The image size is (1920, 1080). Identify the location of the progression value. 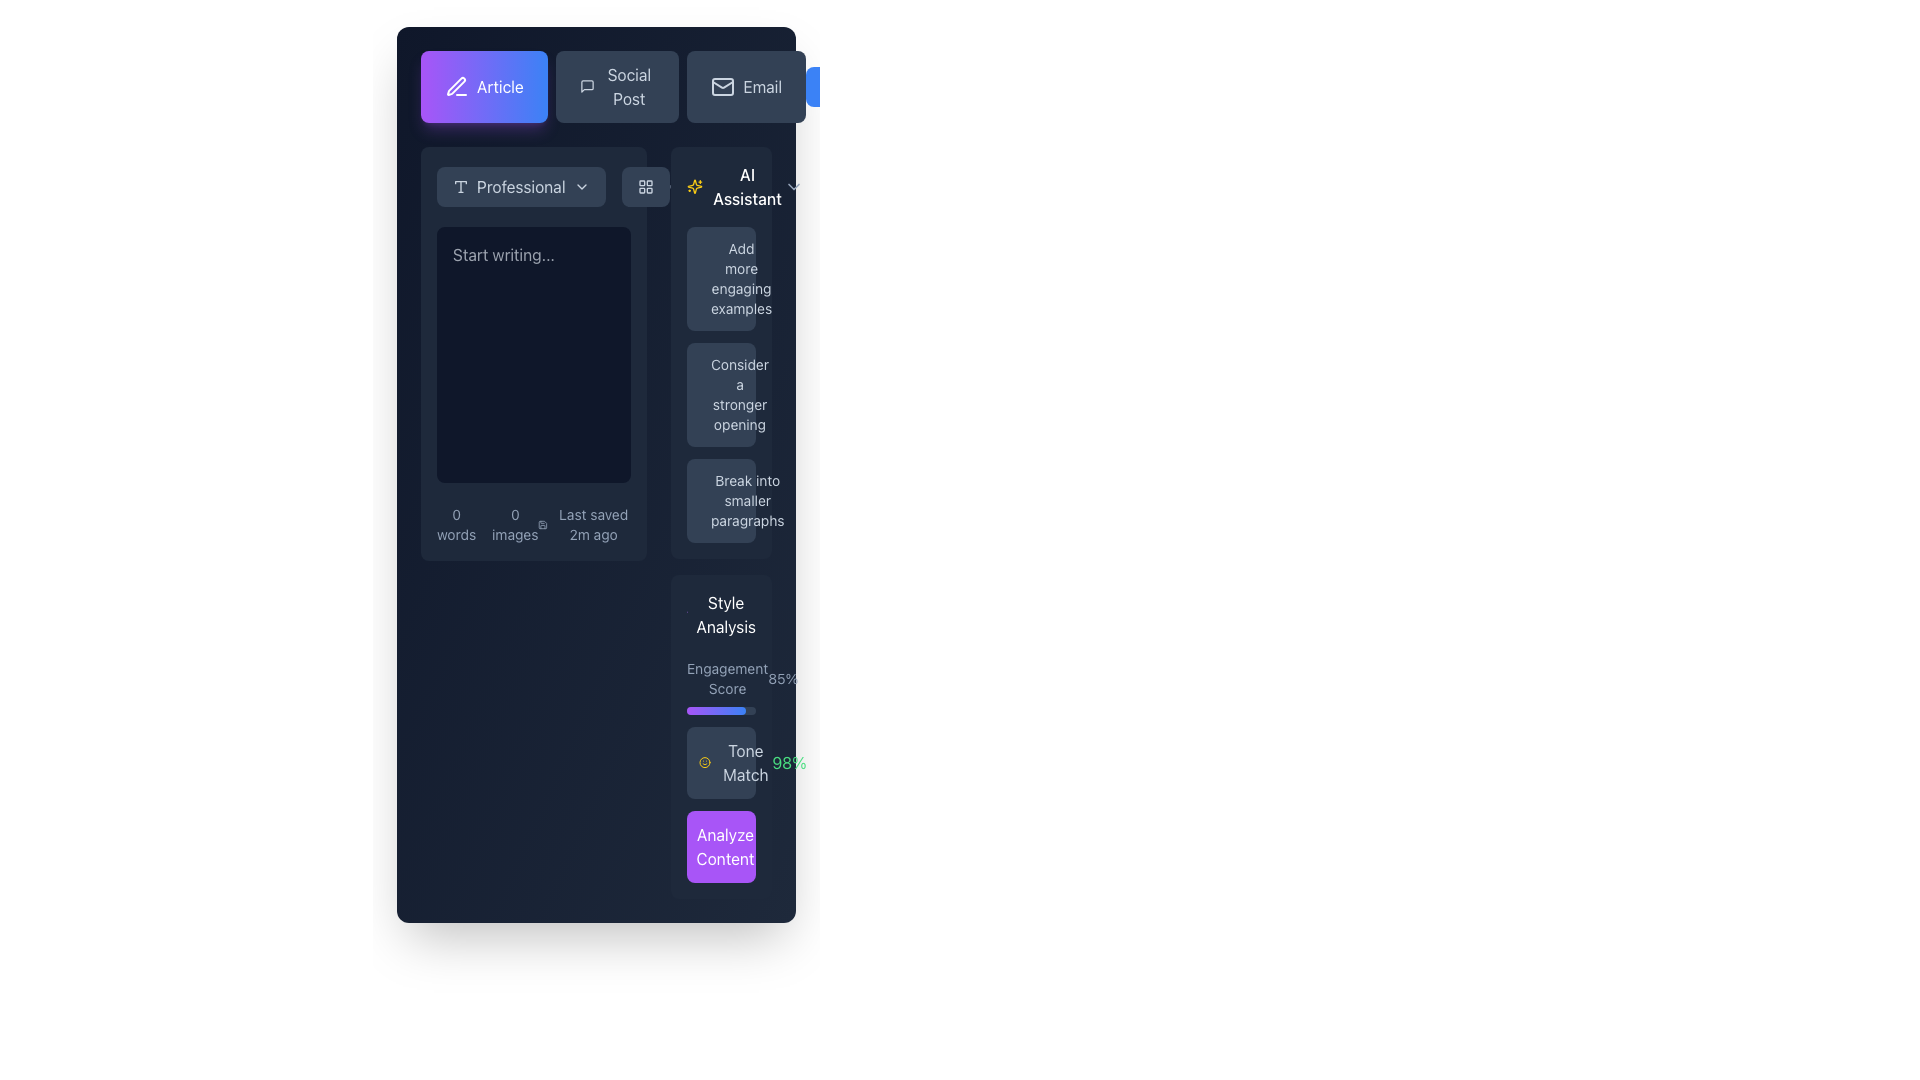
(718, 709).